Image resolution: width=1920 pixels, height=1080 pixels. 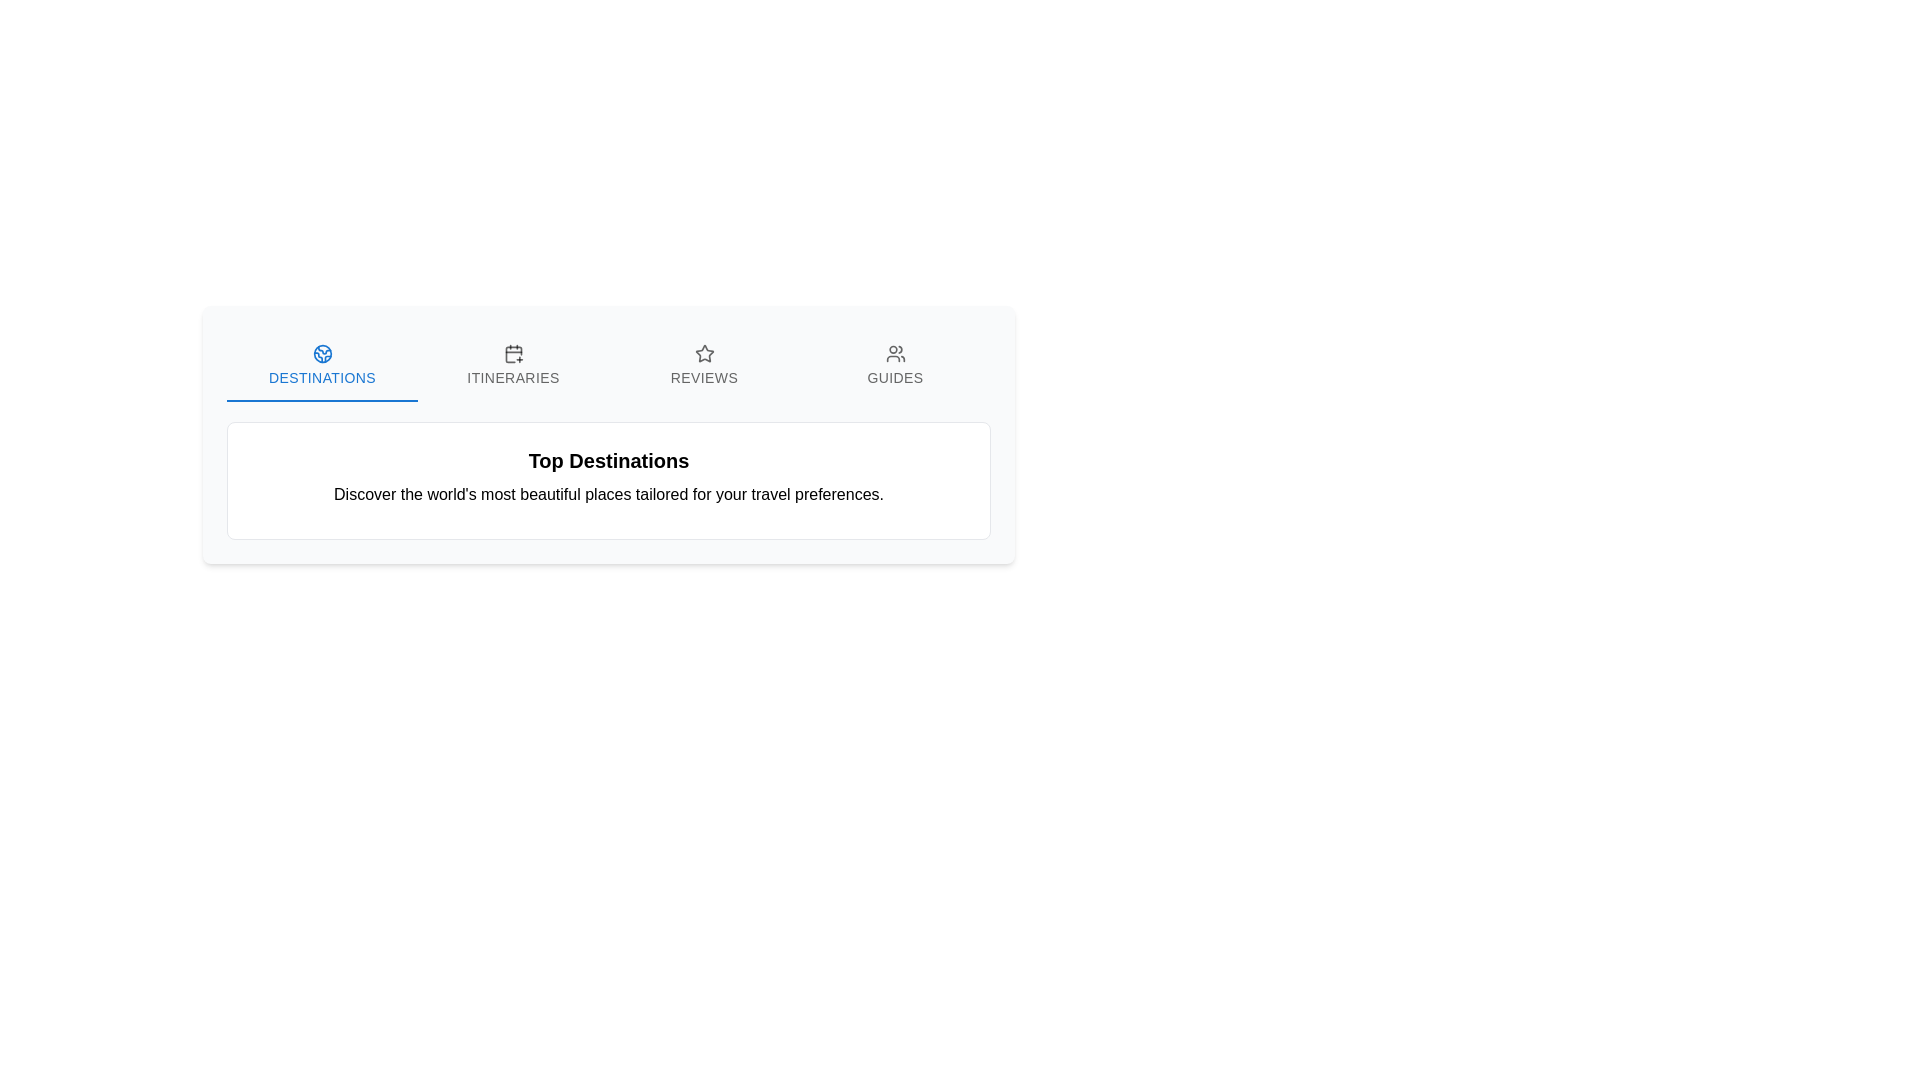 I want to click on the informational section that provides content about travel destinations, centrally aligned below the navigation bar, so click(x=608, y=434).